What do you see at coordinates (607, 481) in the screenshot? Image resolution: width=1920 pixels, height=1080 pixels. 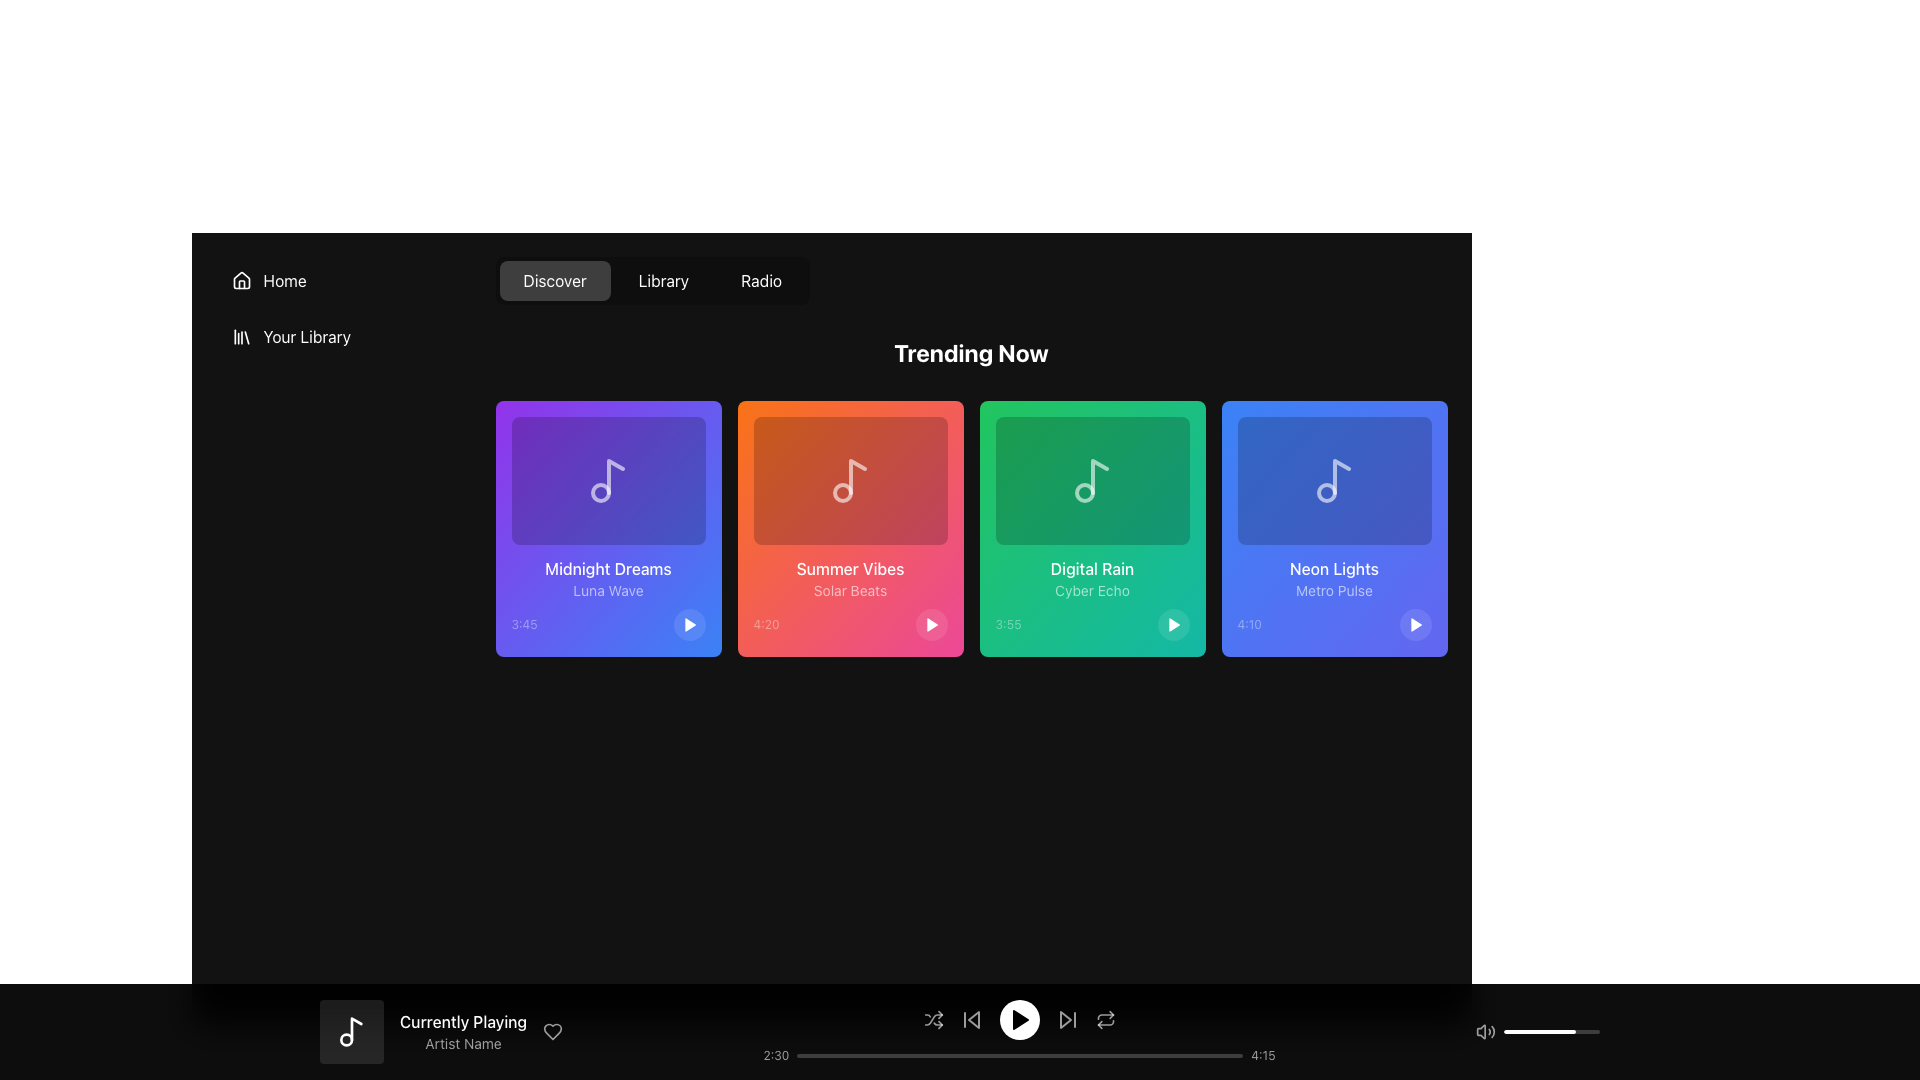 I see `the musical note icon located in the first card of the 'Trending Now' section, which has a purple gradient background and is associated with the audio content 'Midnight Dreams' and 'Luna Wave'` at bounding box center [607, 481].